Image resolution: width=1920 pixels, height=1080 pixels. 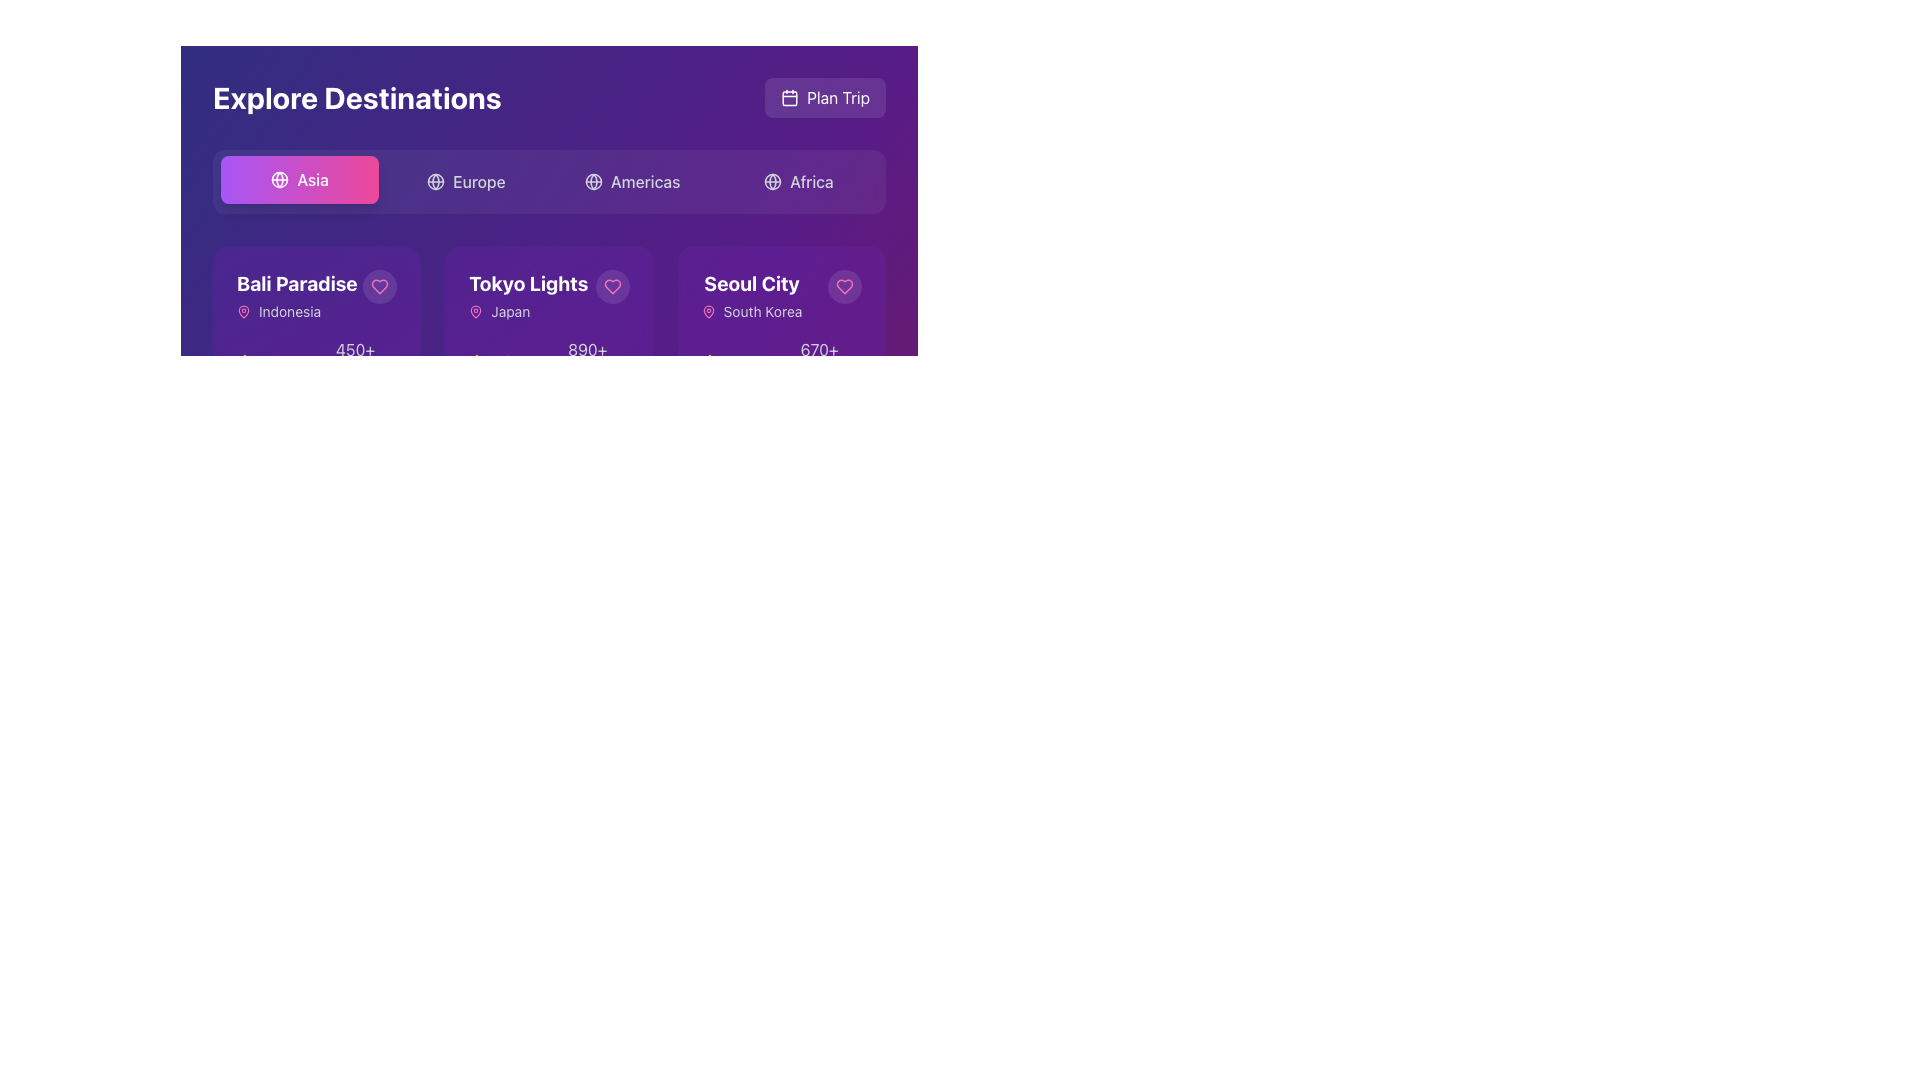 What do you see at coordinates (478, 181) in the screenshot?
I see `text displayed on the 'Europe' text label located in the navigation bar between 'Asia' and 'Americas'` at bounding box center [478, 181].